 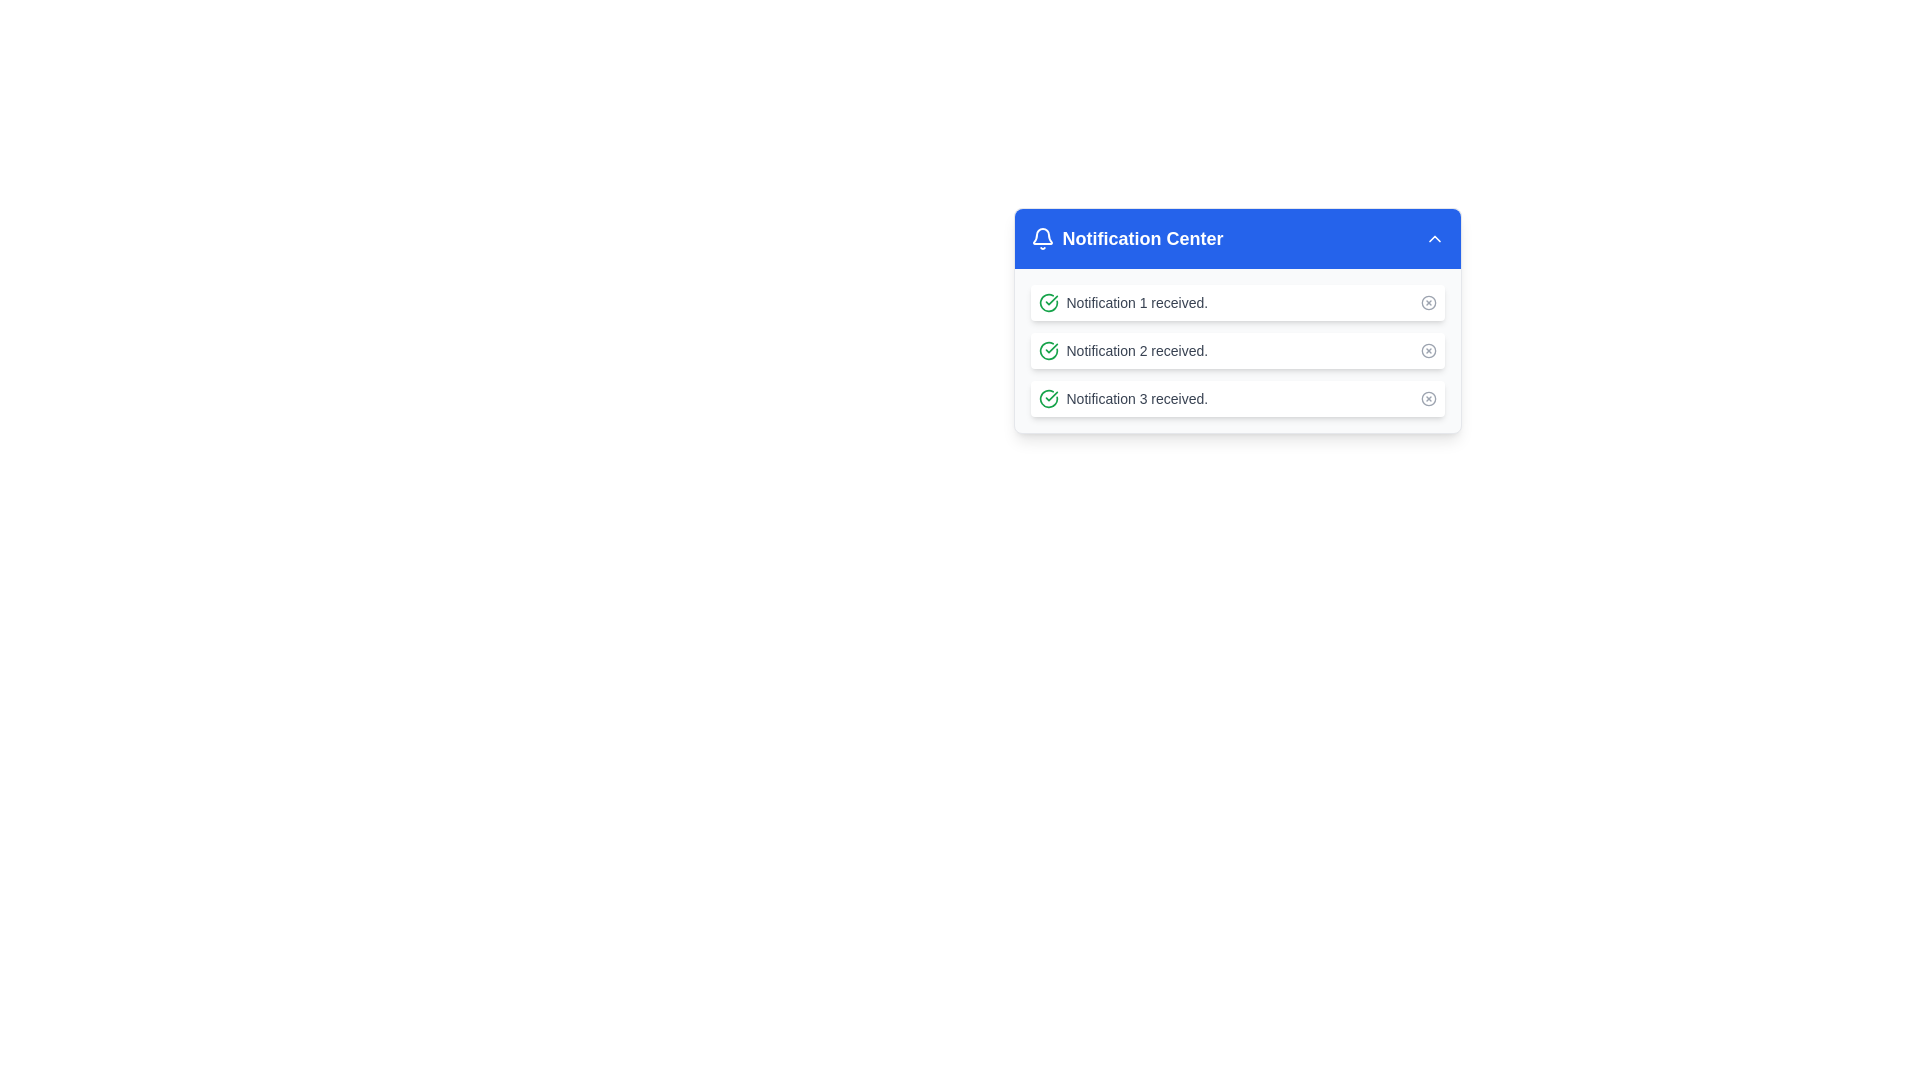 I want to click on the second notification list item displaying the message, allowing users, so click(x=1236, y=350).